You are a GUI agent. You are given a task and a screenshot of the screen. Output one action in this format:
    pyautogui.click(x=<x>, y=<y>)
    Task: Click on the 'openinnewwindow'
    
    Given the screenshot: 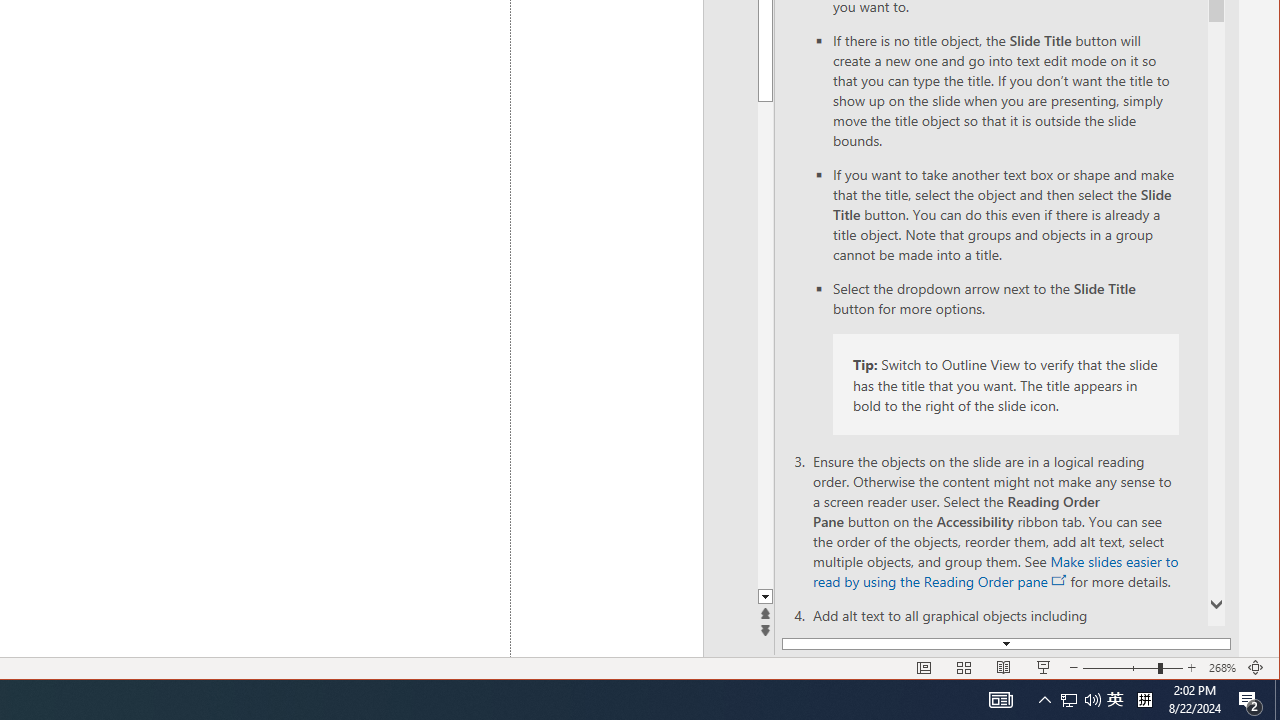 What is the action you would take?
    pyautogui.click(x=1058, y=581)
    